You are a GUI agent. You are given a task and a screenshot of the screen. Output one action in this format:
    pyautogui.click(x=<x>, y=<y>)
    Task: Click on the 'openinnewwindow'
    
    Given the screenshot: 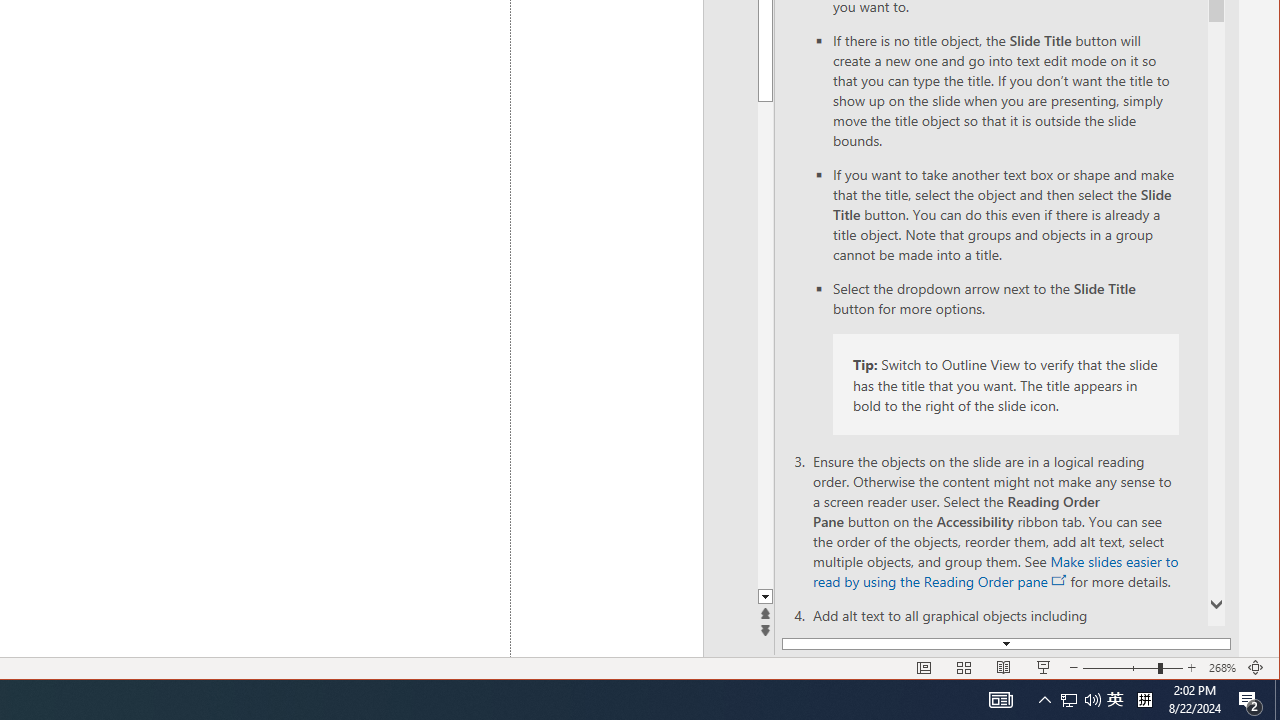 What is the action you would take?
    pyautogui.click(x=1058, y=581)
    